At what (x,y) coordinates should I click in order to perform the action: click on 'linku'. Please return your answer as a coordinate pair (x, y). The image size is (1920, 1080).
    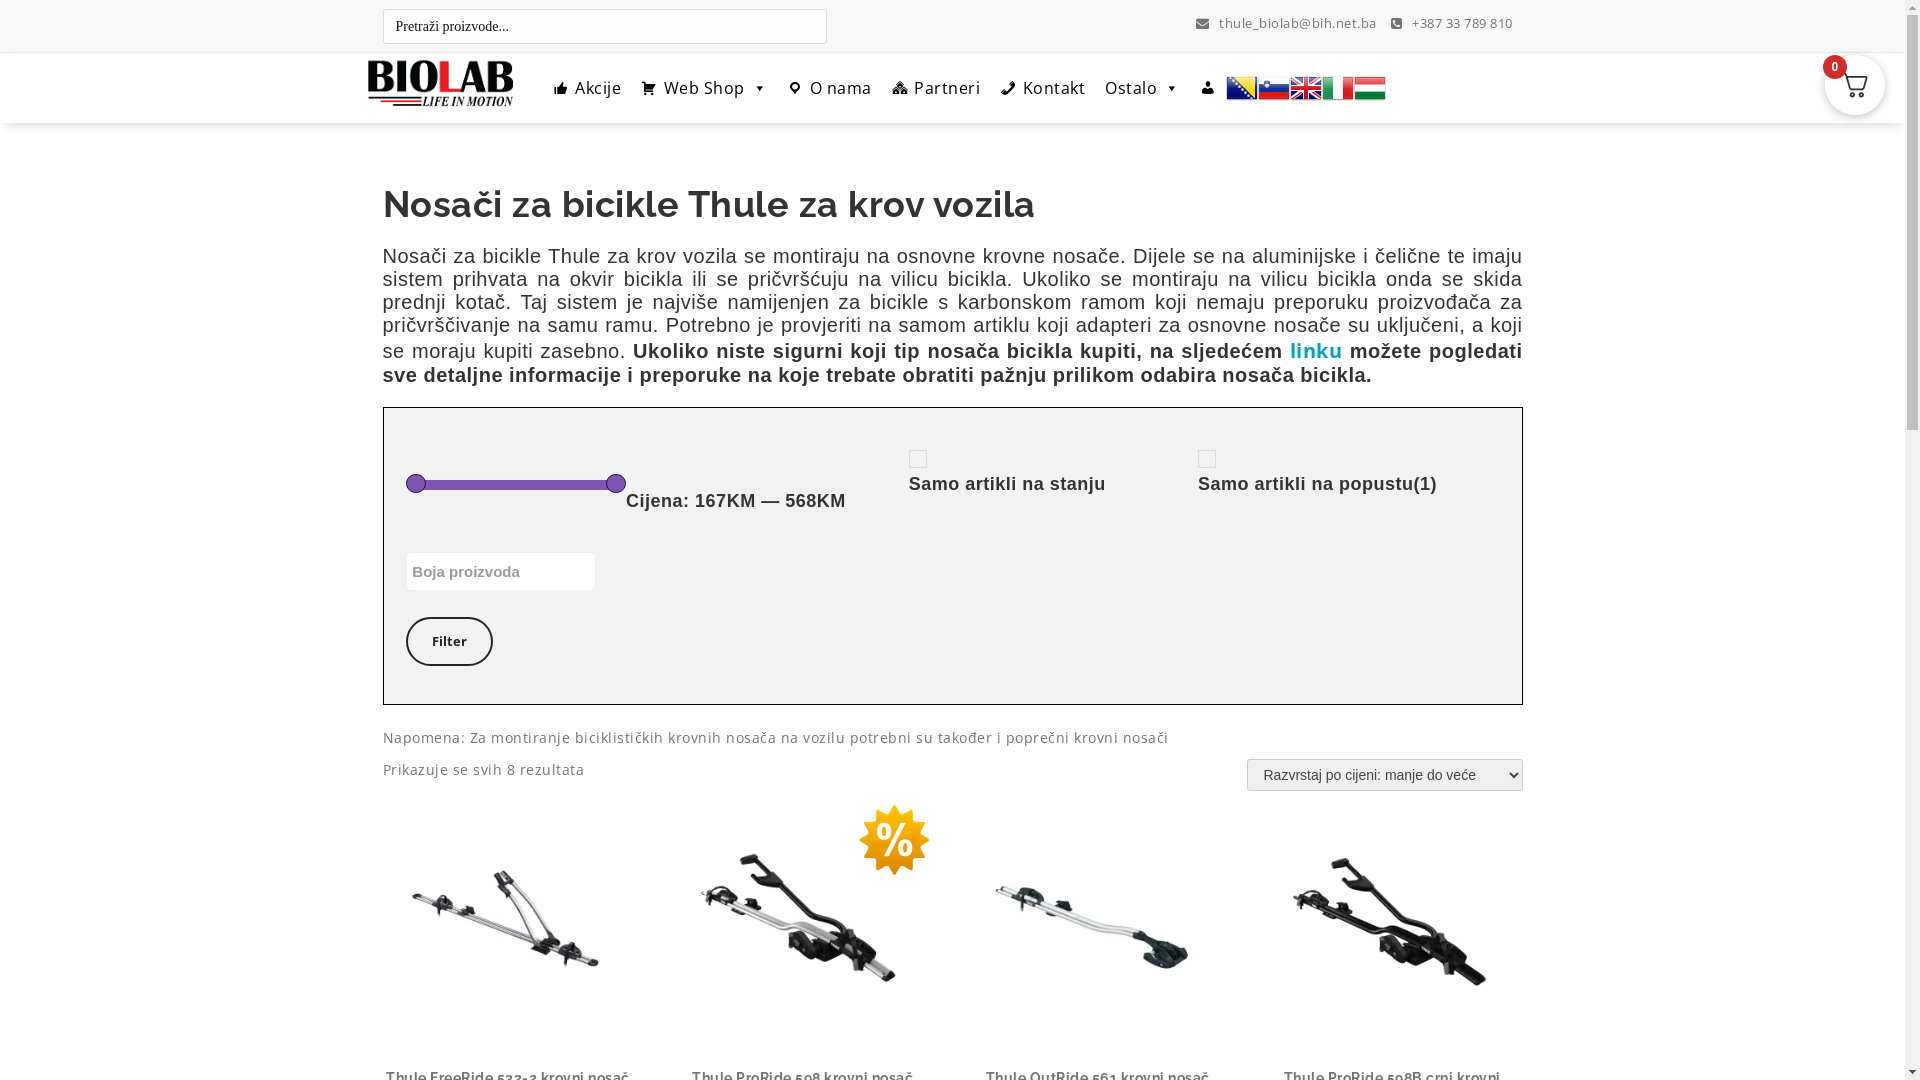
    Looking at the image, I should click on (1316, 349).